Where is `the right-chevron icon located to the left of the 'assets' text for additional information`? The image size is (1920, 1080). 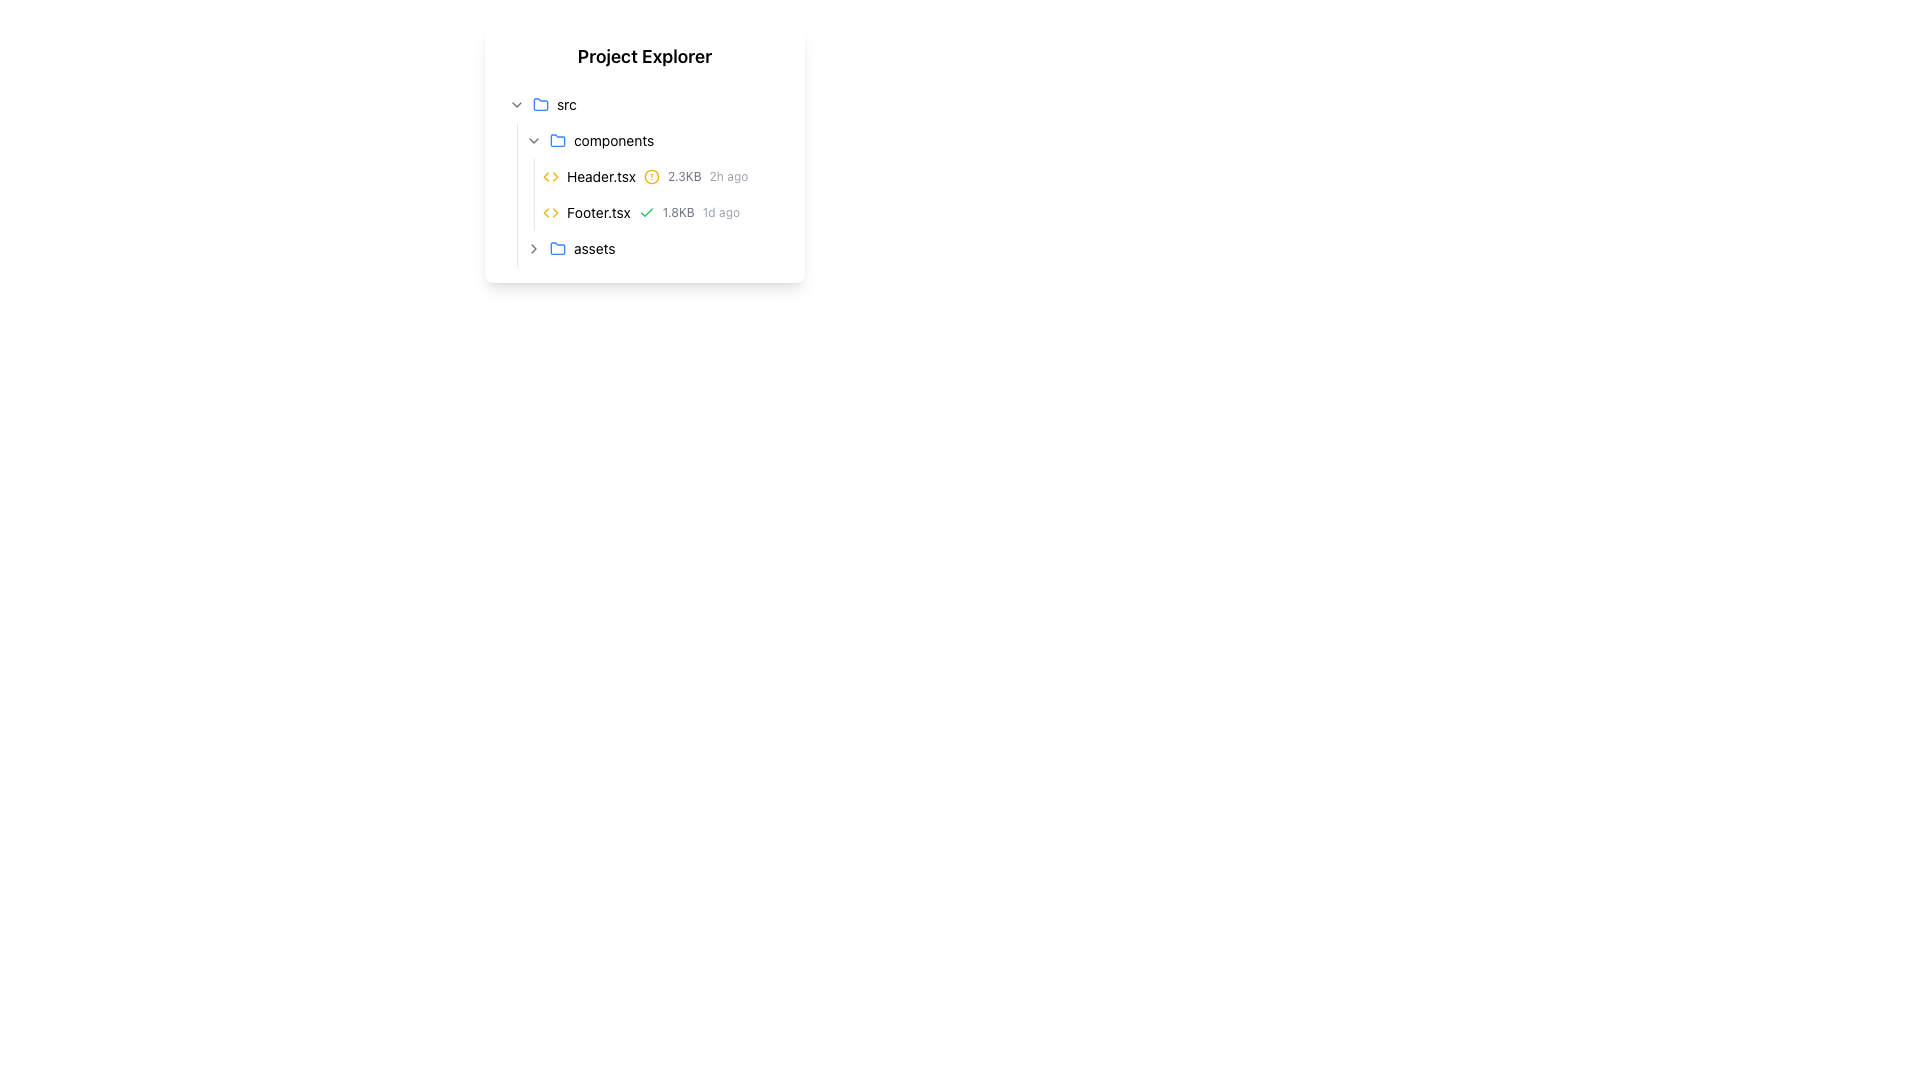
the right-chevron icon located to the left of the 'assets' text for additional information is located at coordinates (533, 248).